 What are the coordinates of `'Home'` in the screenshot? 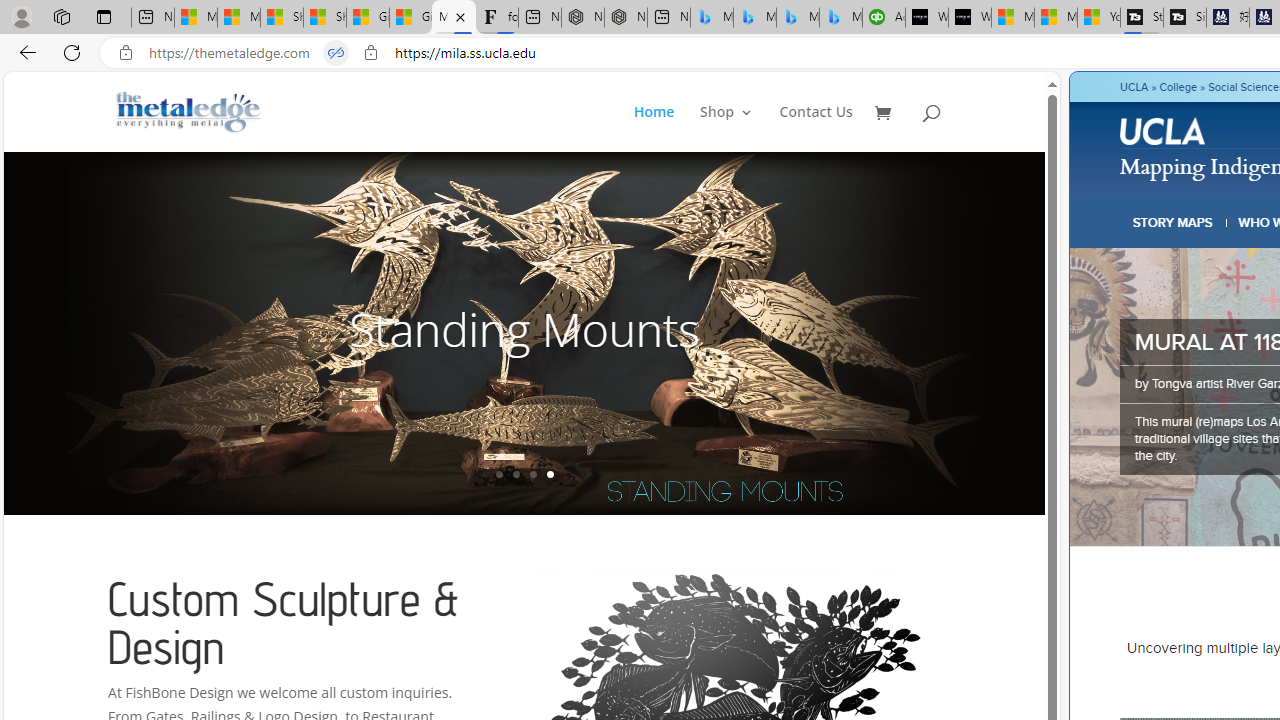 It's located at (654, 128).